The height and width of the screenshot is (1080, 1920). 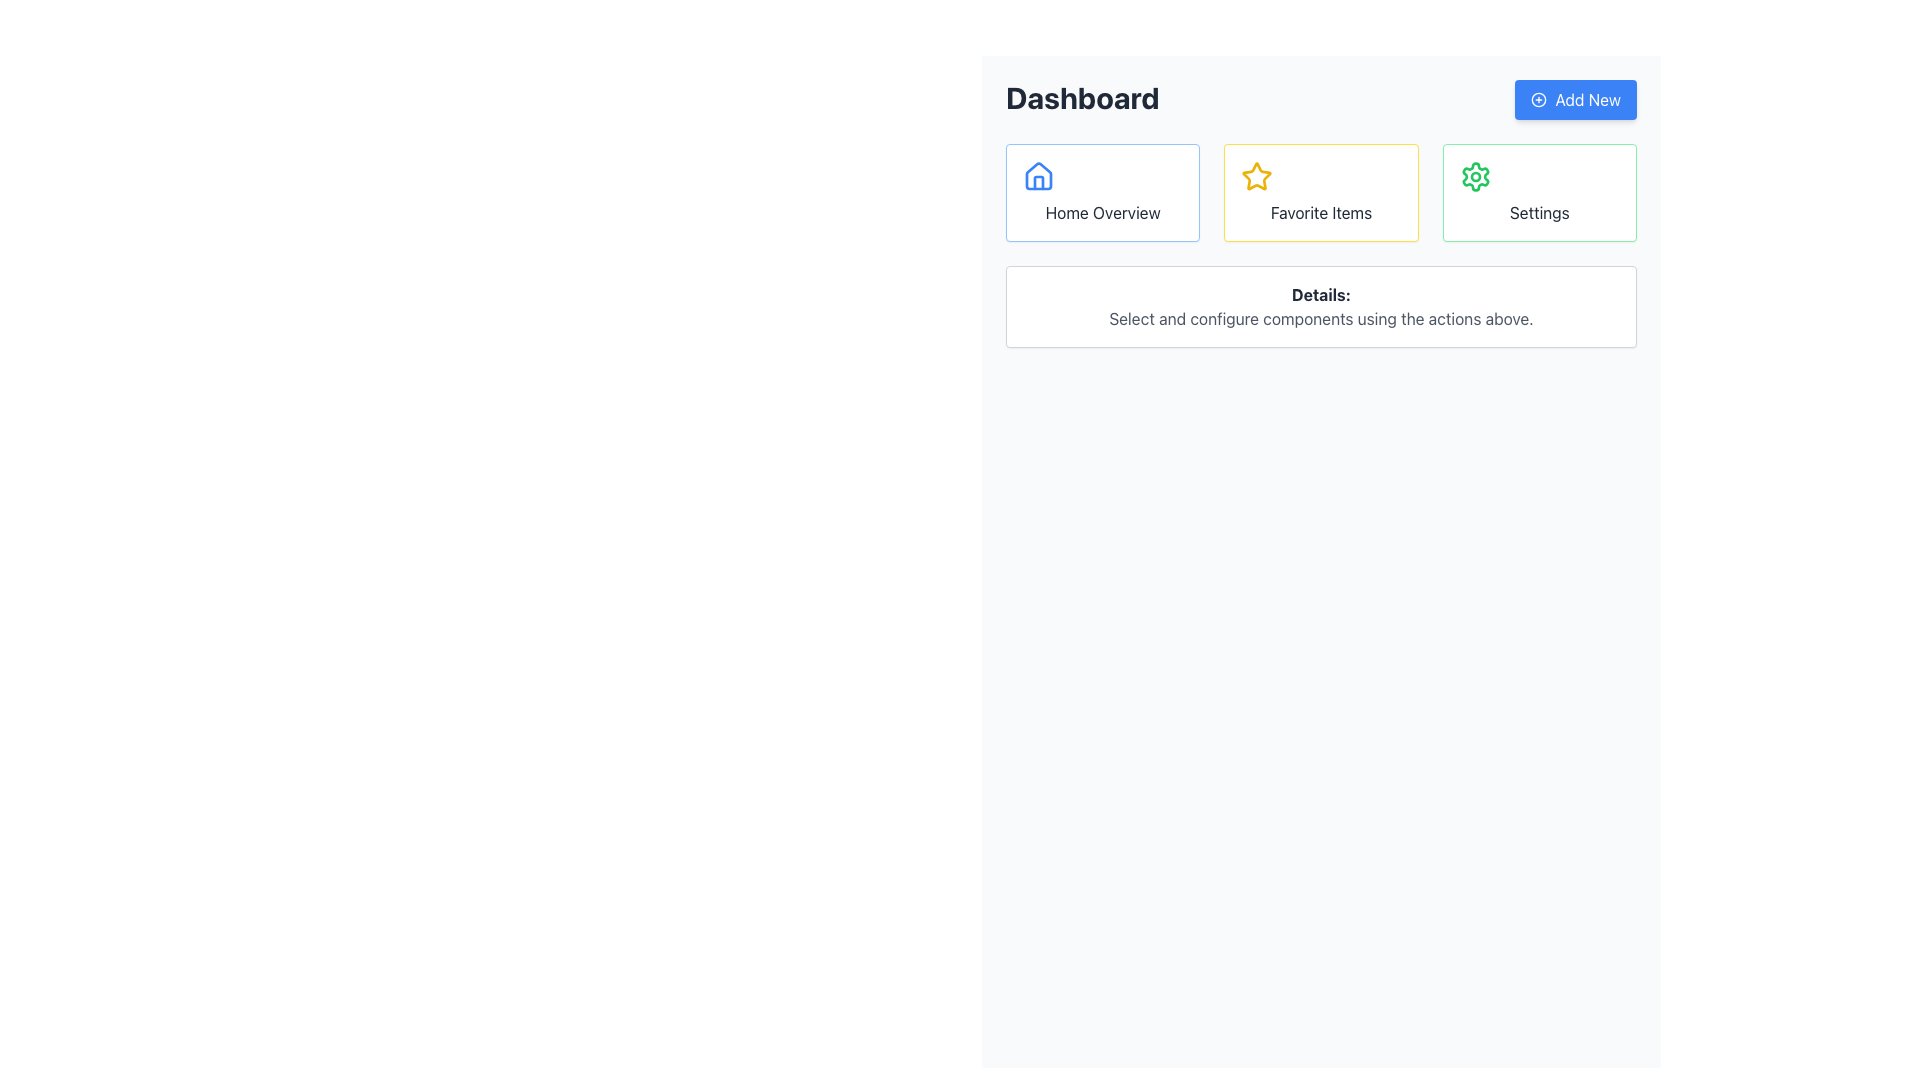 What do you see at coordinates (1475, 176) in the screenshot?
I see `the green gear icon located in the 'Settings' section, which is centered in the top section of the 'Settings' card above its label text` at bounding box center [1475, 176].